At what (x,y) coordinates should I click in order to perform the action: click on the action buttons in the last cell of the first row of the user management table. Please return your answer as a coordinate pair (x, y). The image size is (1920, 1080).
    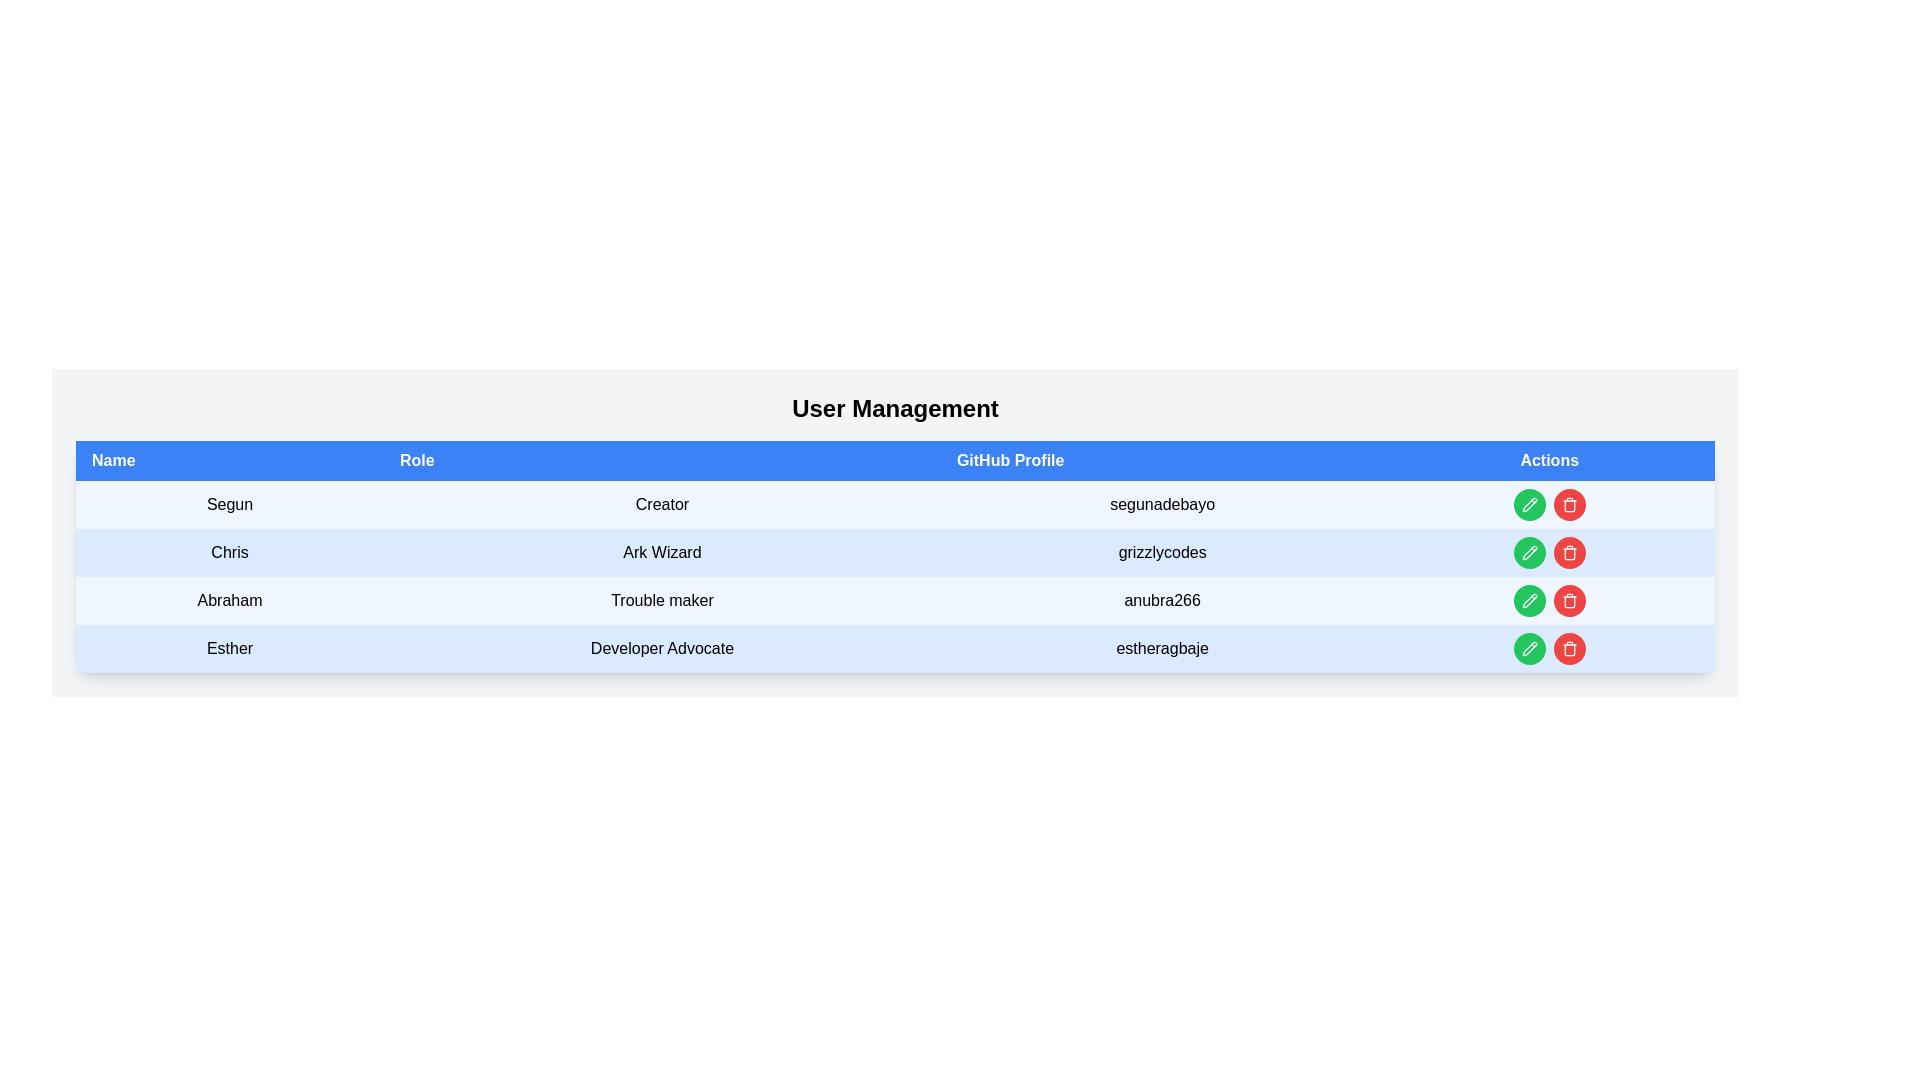
    Looking at the image, I should click on (1548, 504).